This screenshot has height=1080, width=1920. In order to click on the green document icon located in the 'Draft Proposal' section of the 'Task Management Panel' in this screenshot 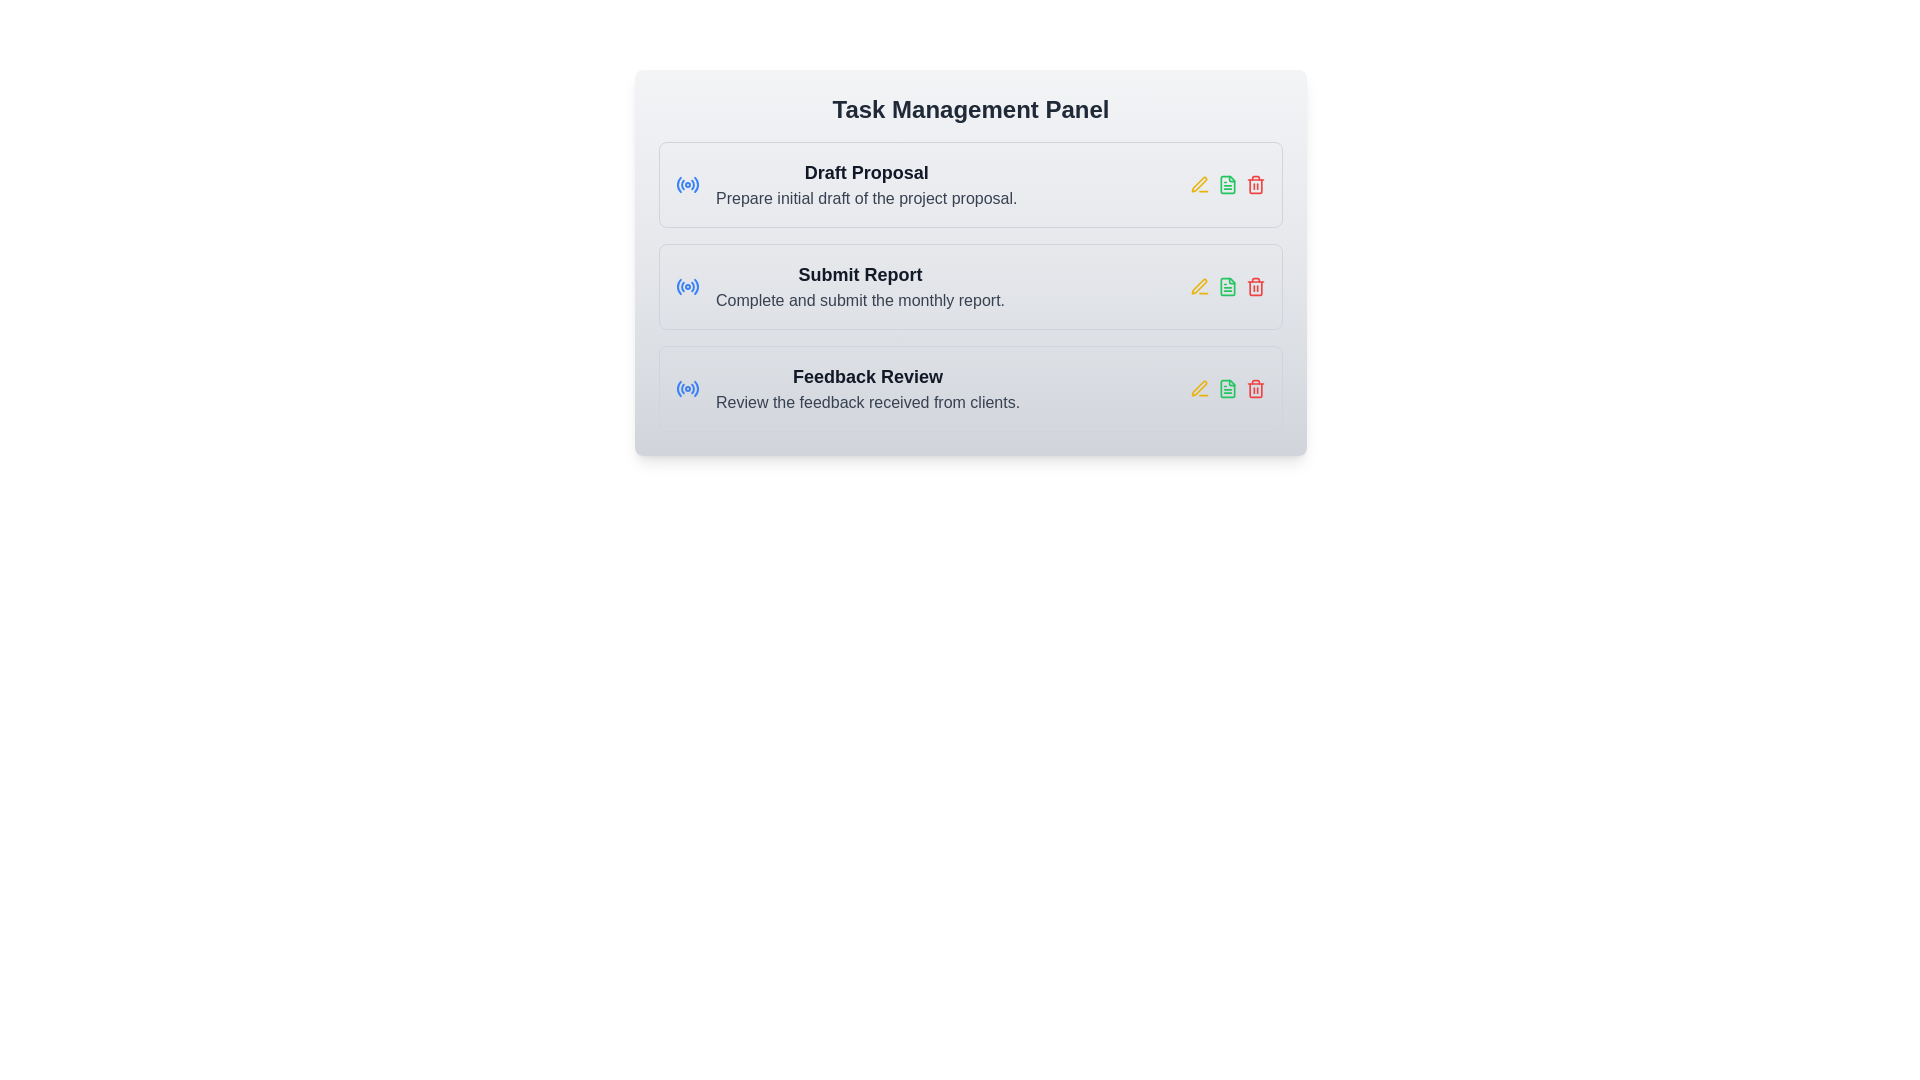, I will do `click(1227, 185)`.